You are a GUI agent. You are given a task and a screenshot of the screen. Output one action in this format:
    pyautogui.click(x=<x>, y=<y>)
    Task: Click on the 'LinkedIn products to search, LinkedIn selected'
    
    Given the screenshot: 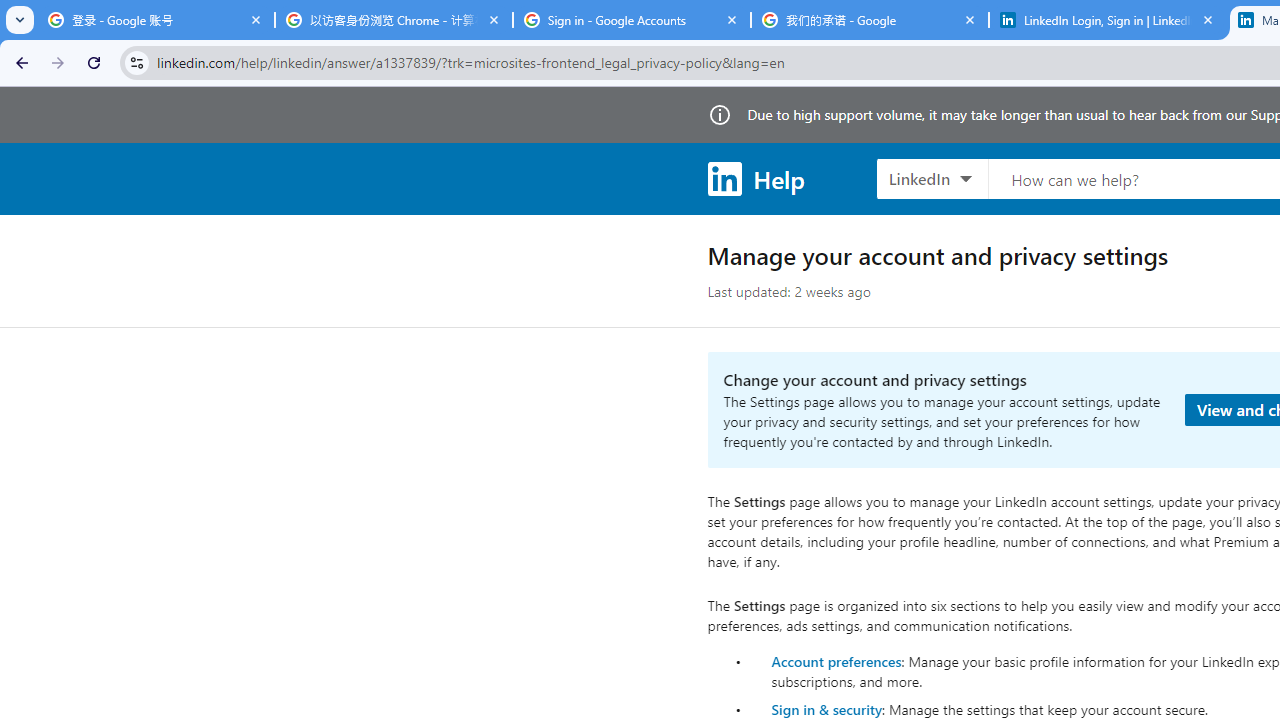 What is the action you would take?
    pyautogui.click(x=931, y=177)
    